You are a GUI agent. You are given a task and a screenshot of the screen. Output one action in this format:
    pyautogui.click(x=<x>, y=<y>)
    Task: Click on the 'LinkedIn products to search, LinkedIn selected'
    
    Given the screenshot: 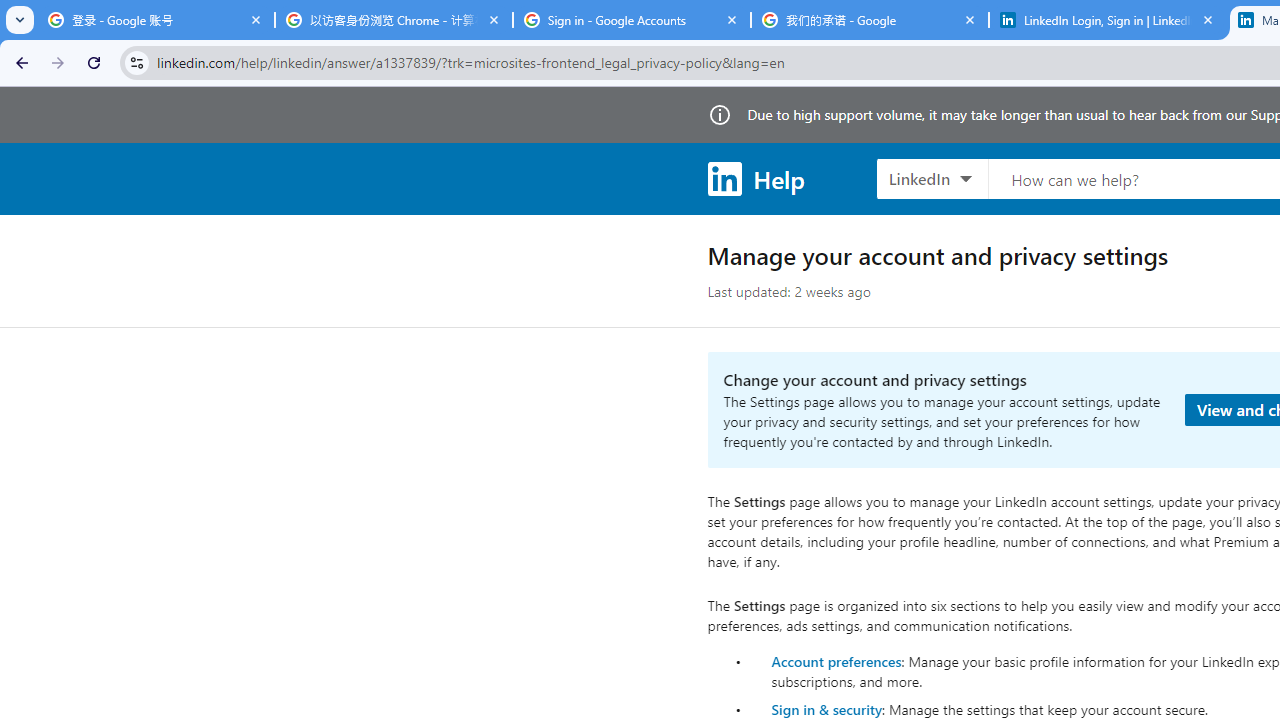 What is the action you would take?
    pyautogui.click(x=931, y=177)
    